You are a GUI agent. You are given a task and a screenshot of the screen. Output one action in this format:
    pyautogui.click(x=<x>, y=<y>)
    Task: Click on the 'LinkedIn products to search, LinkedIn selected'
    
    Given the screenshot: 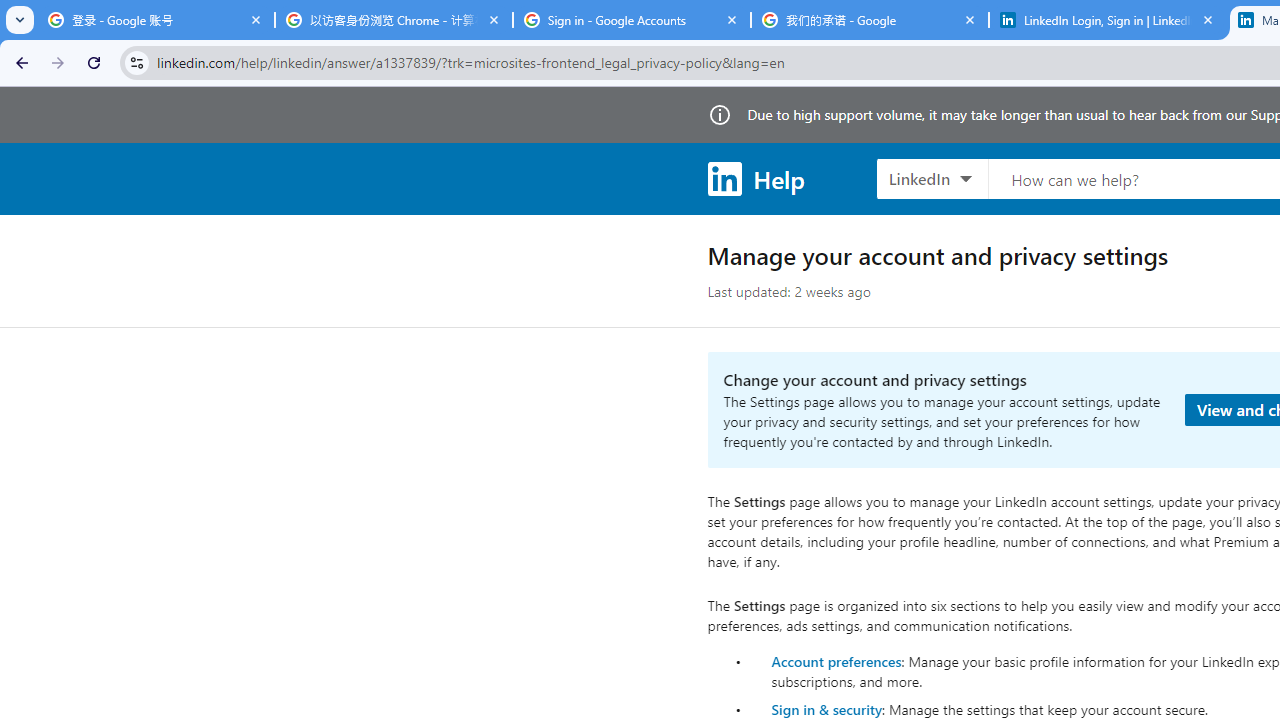 What is the action you would take?
    pyautogui.click(x=931, y=177)
    